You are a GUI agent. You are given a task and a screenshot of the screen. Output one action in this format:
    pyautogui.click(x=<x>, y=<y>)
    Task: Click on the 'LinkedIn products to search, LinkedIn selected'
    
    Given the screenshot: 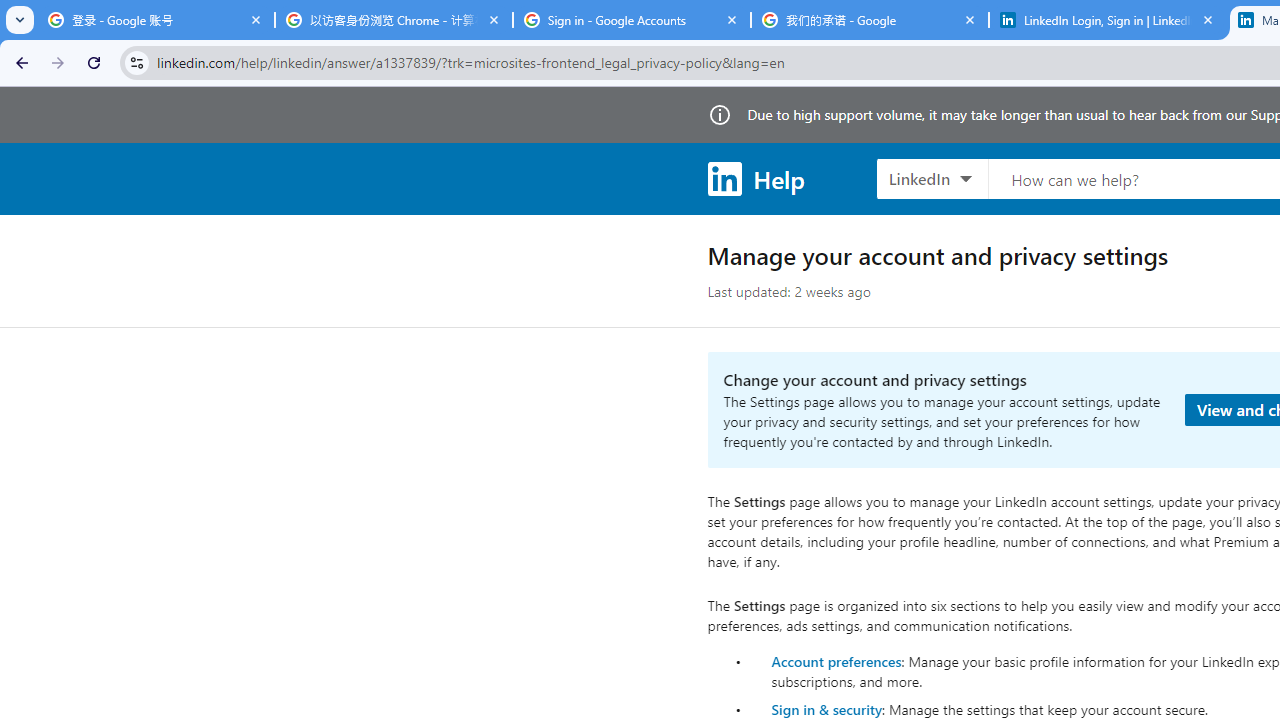 What is the action you would take?
    pyautogui.click(x=931, y=177)
    